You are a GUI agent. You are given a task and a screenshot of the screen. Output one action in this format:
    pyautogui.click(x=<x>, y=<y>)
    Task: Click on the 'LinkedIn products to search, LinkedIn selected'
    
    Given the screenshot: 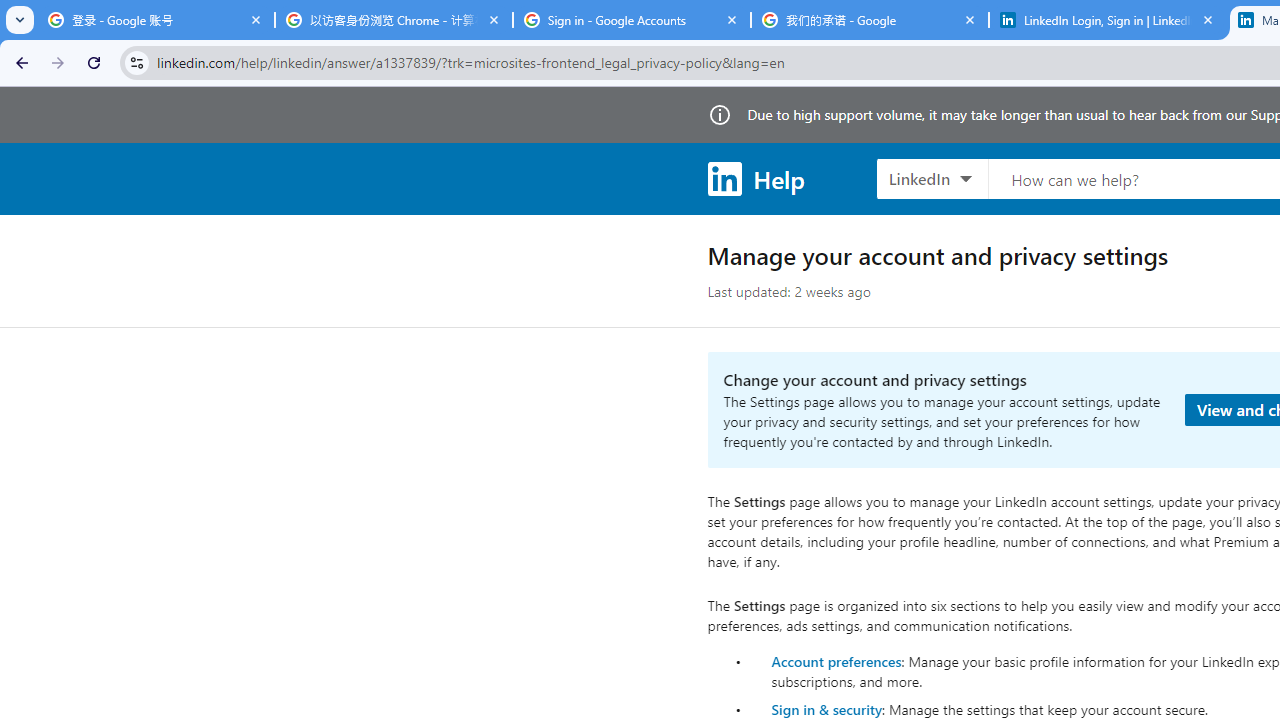 What is the action you would take?
    pyautogui.click(x=931, y=177)
    